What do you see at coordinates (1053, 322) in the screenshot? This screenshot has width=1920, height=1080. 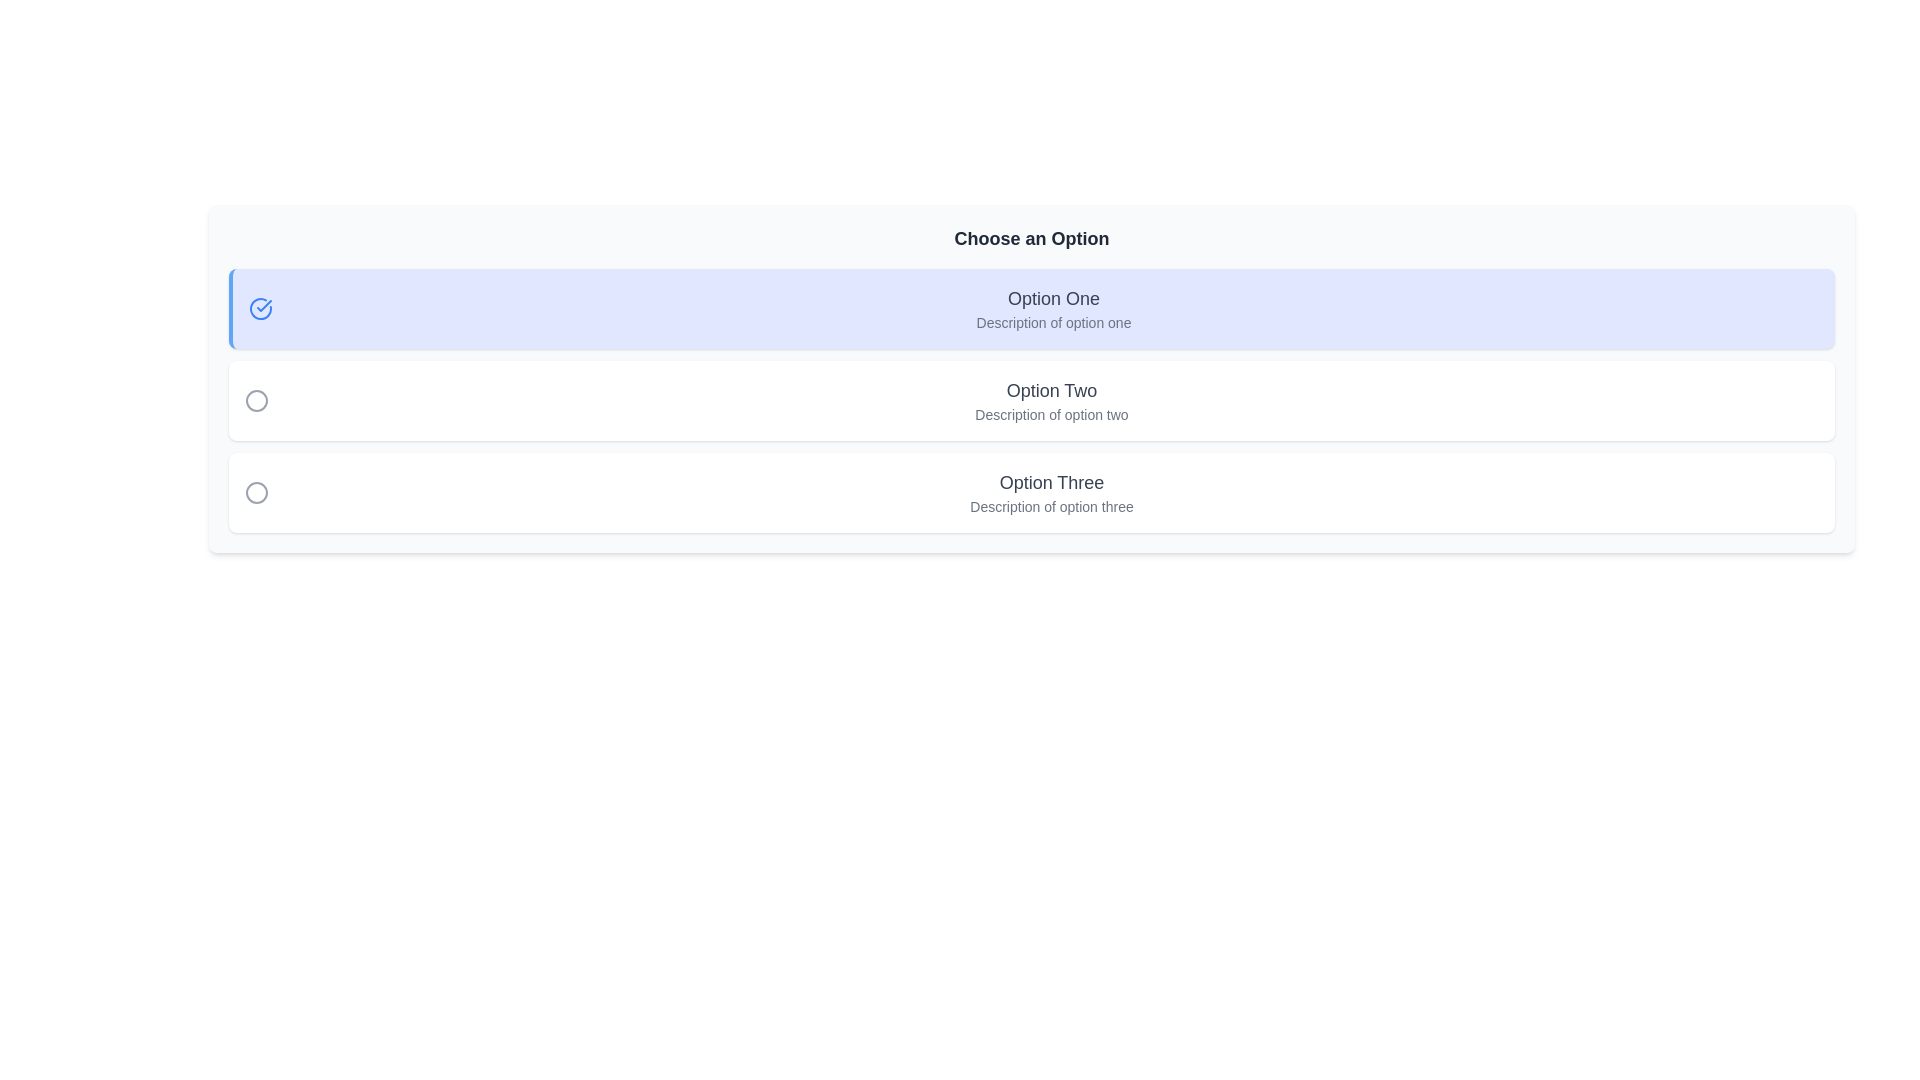 I see `text of the label located directly underneath the header titled 'Option One', which describes the first selectable option` at bounding box center [1053, 322].